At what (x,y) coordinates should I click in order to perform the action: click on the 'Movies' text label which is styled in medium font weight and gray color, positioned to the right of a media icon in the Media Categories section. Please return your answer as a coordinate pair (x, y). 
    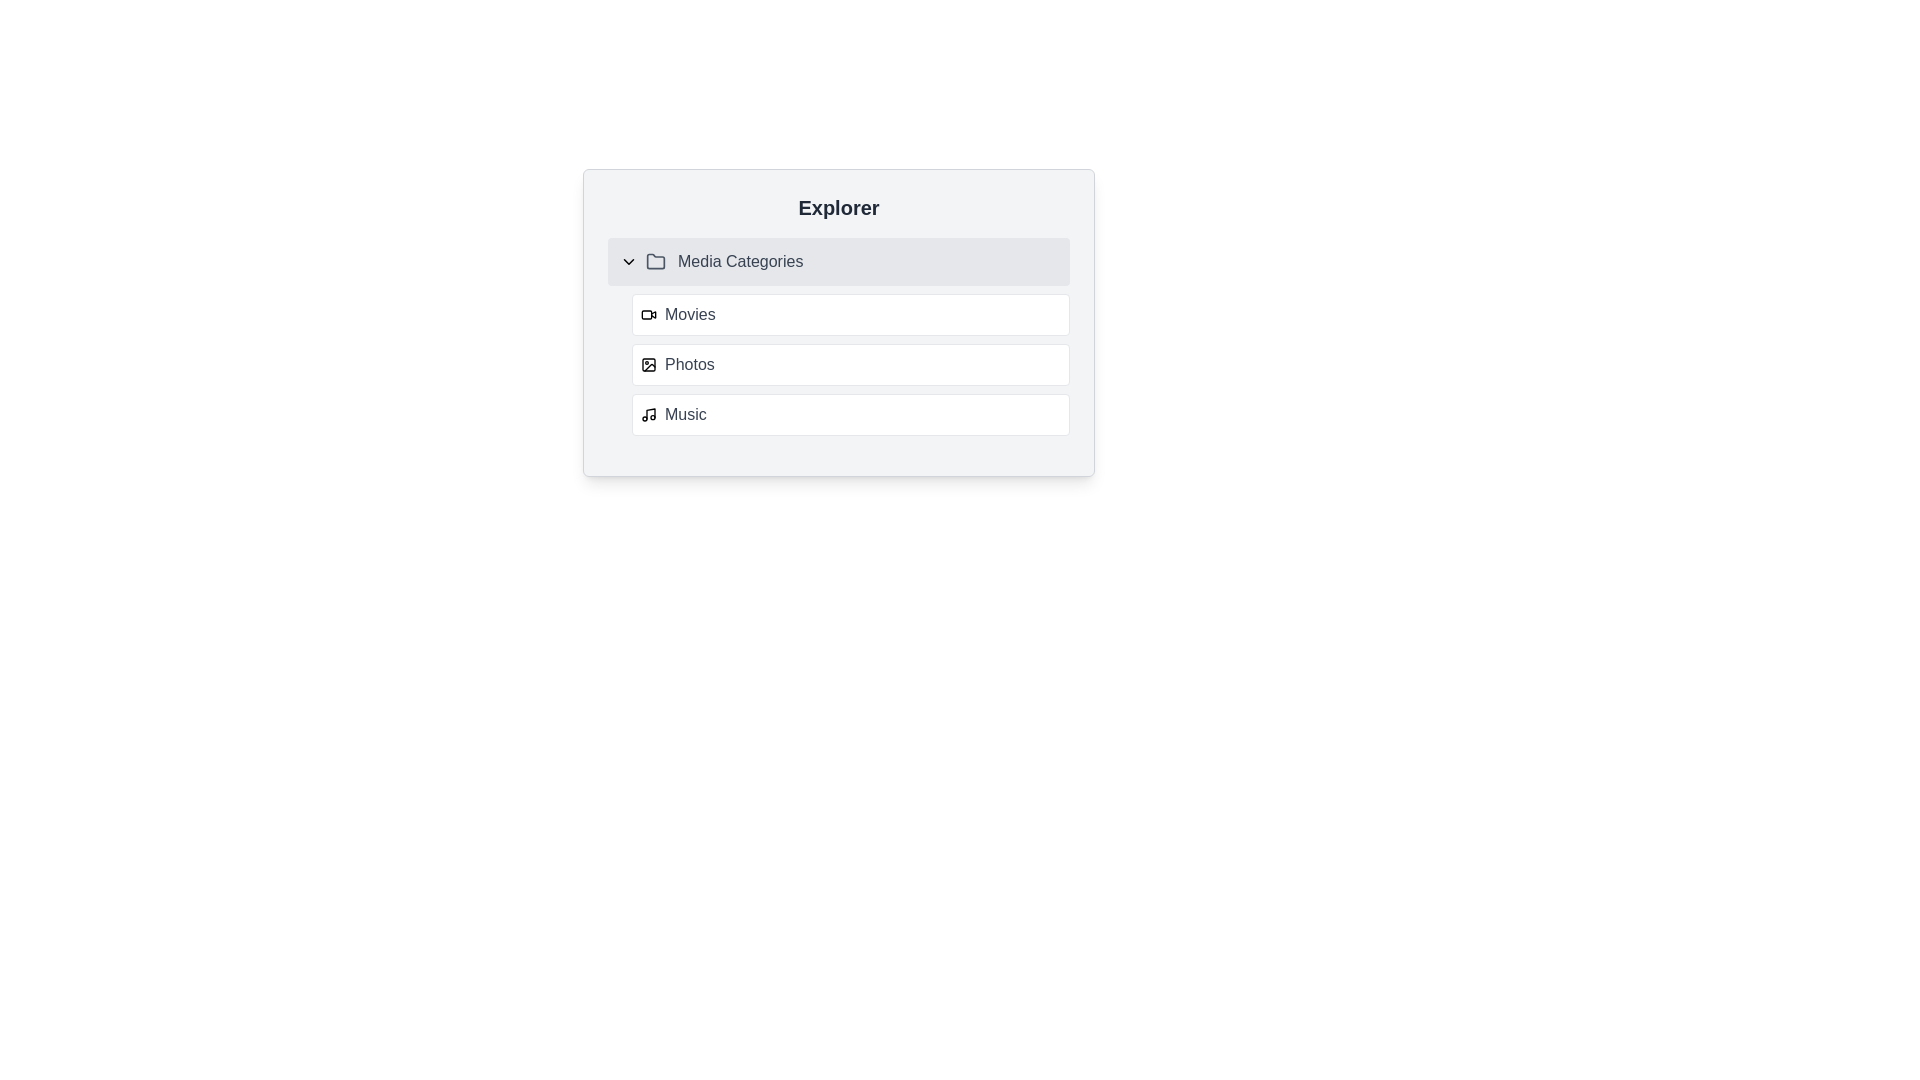
    Looking at the image, I should click on (690, 315).